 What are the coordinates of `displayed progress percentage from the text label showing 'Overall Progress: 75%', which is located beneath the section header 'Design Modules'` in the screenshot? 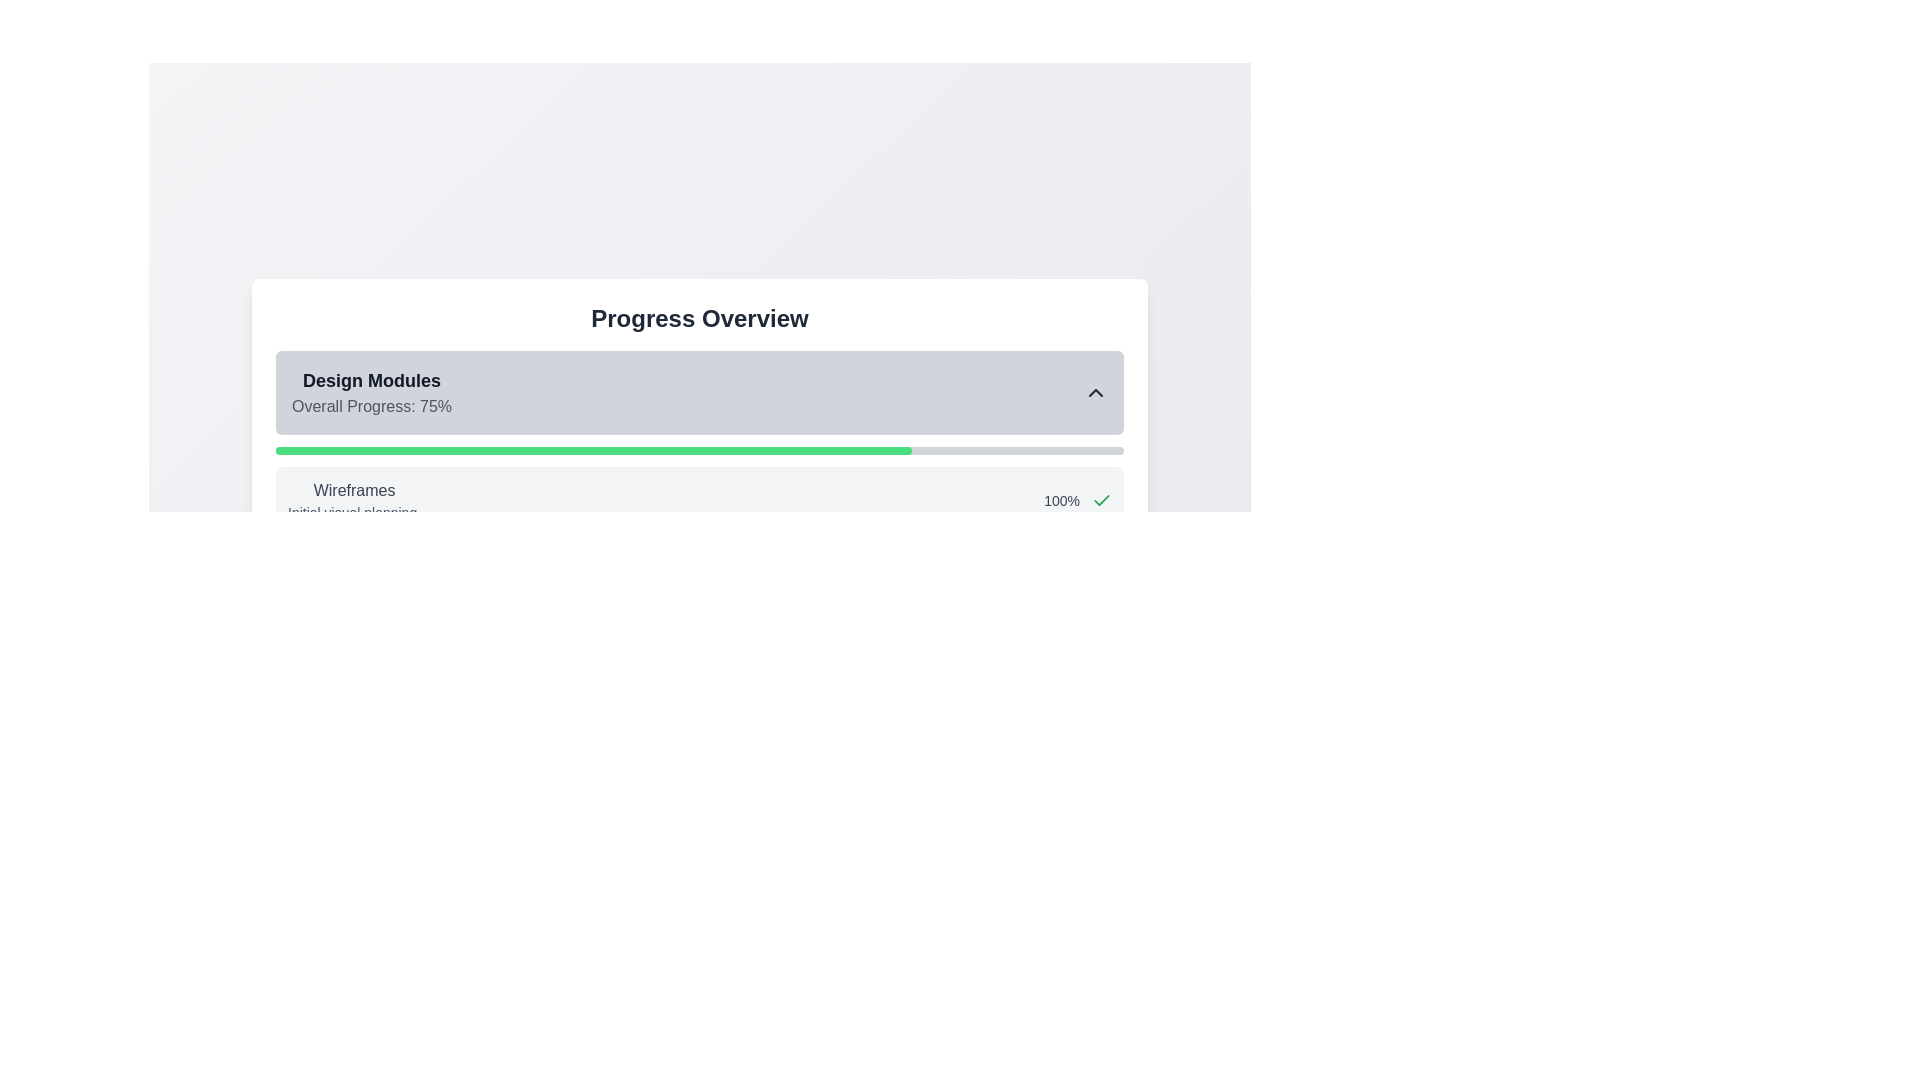 It's located at (372, 406).